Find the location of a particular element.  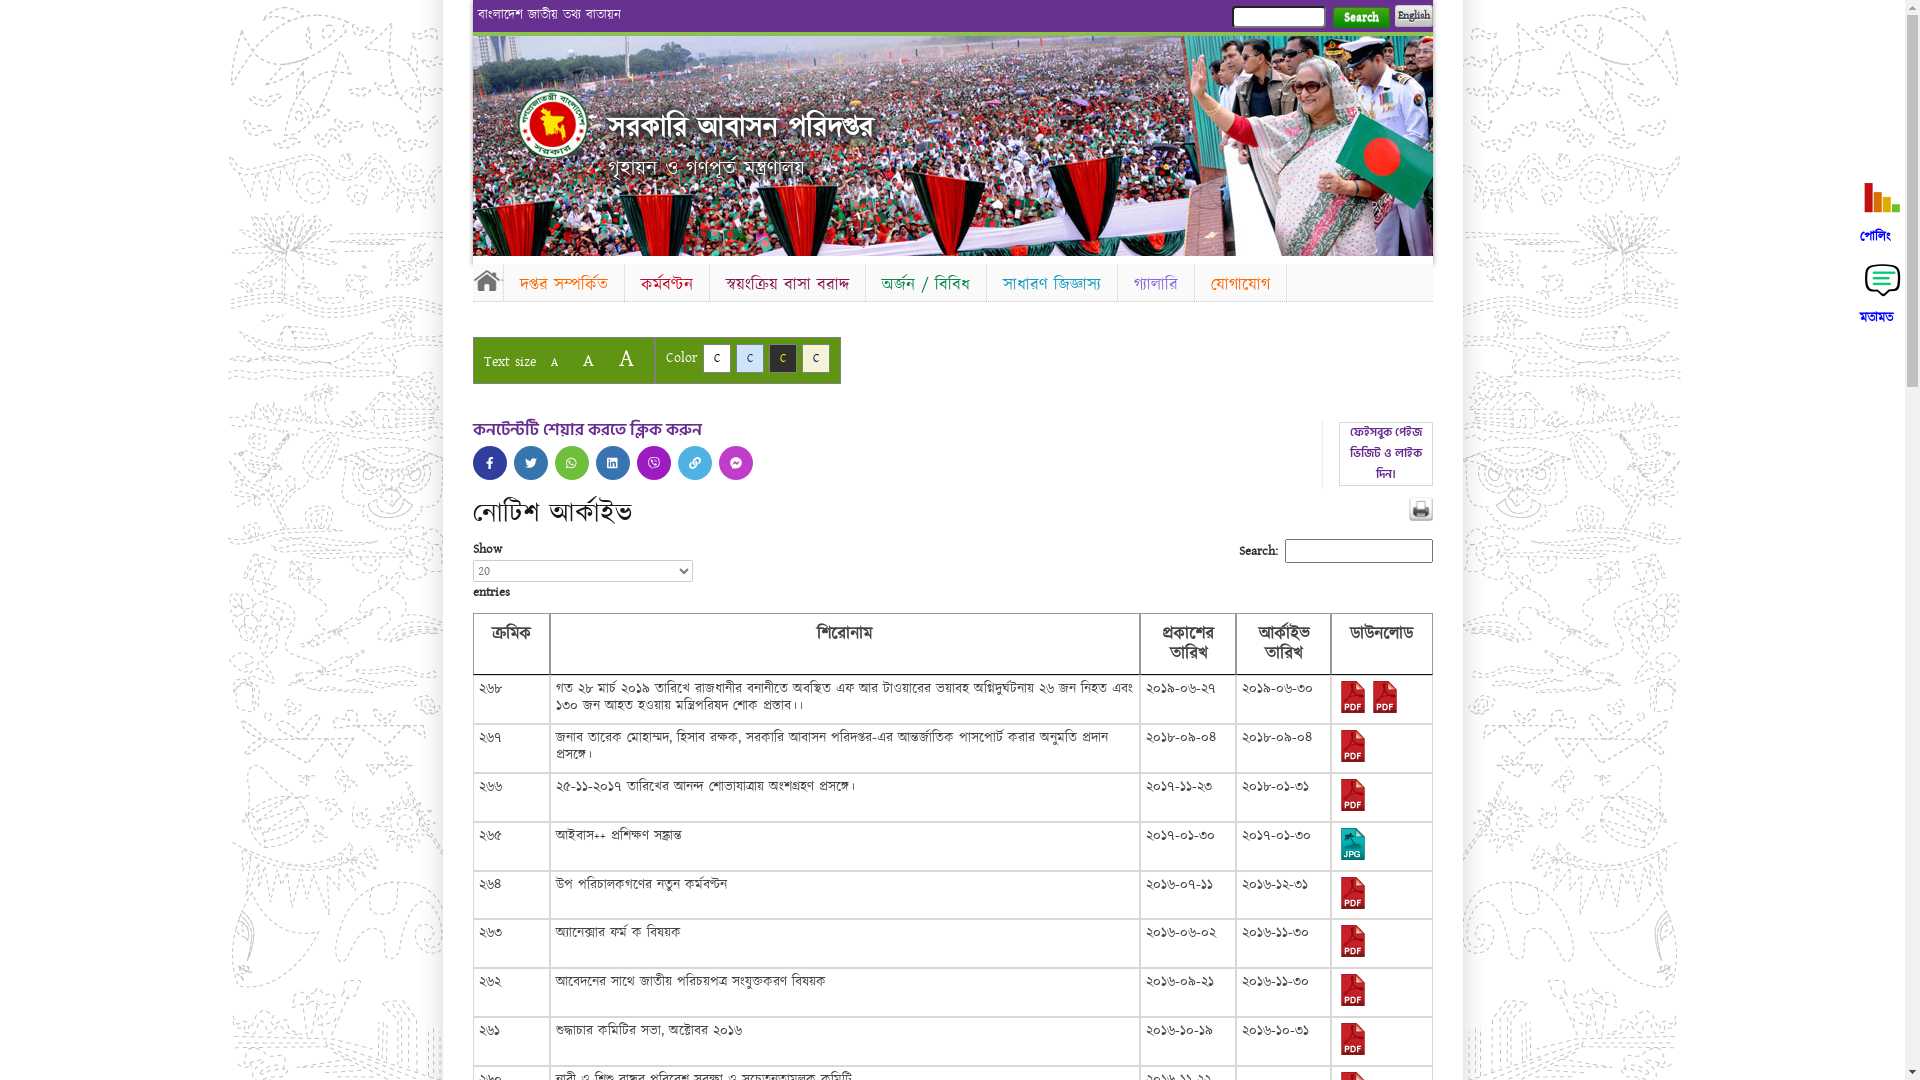

'C' is located at coordinates (701, 357).